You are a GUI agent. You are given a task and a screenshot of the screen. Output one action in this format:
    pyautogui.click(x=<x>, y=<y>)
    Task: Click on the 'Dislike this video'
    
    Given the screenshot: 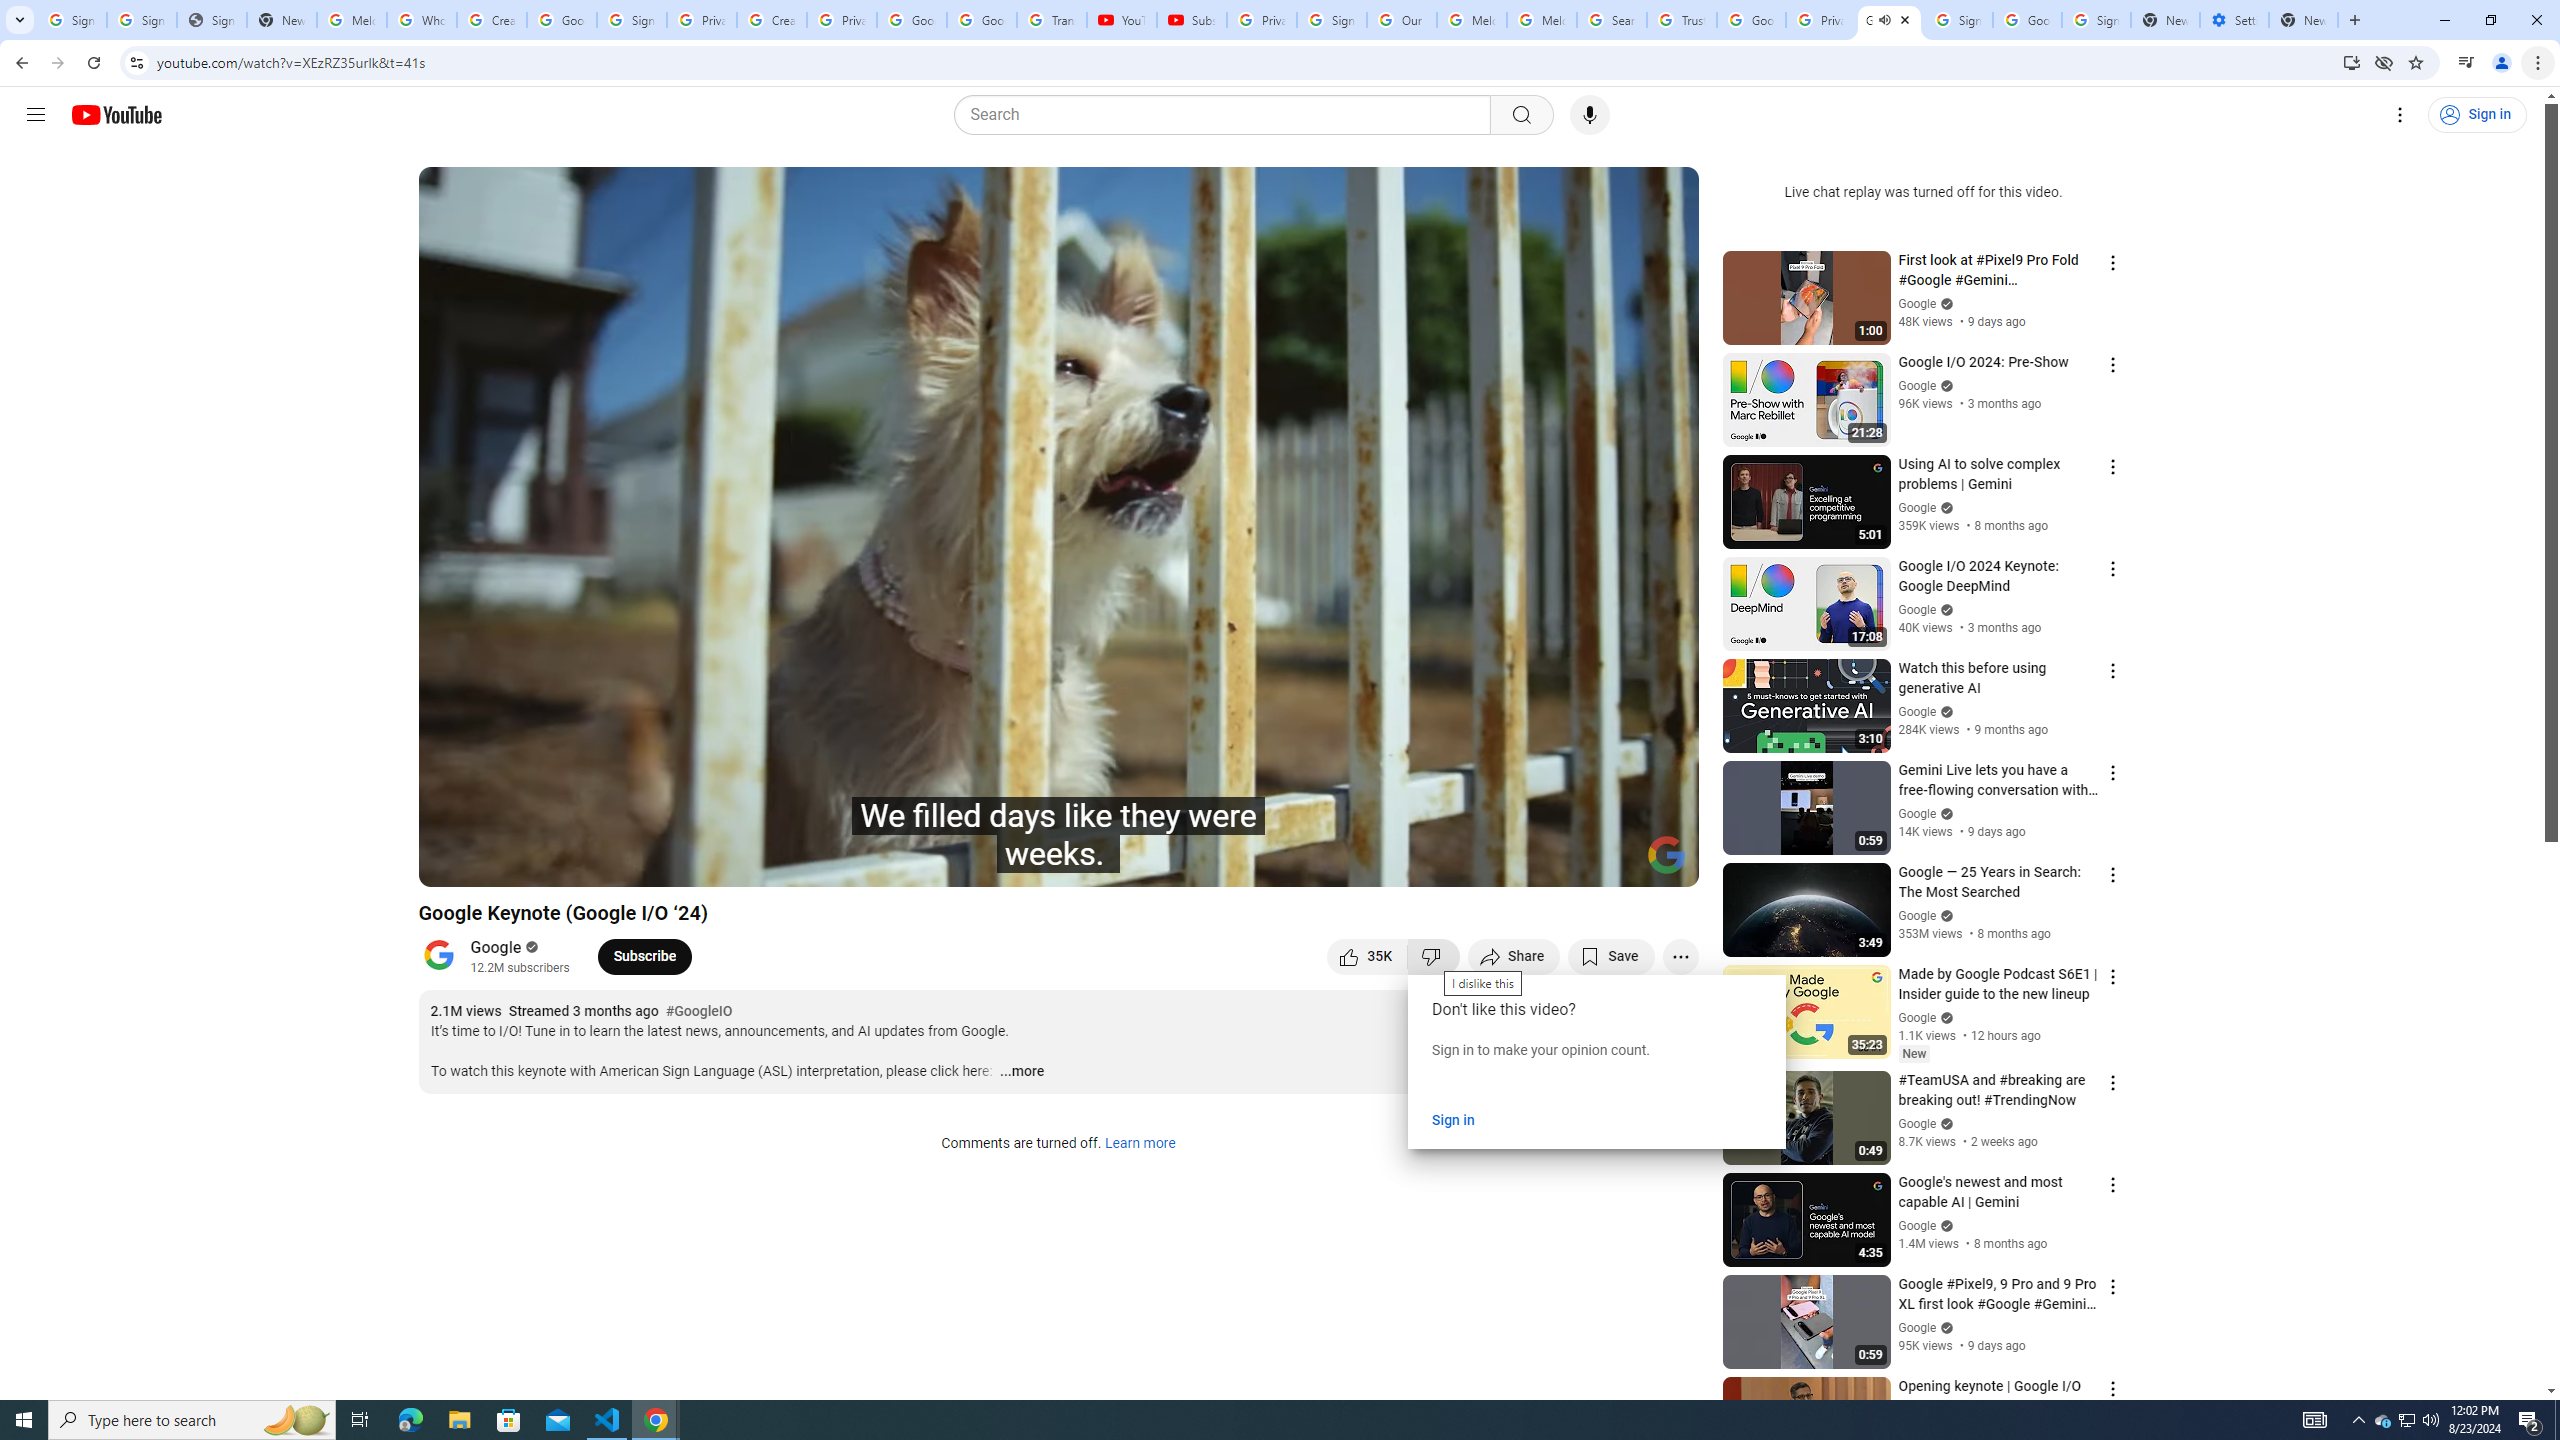 What is the action you would take?
    pyautogui.click(x=1434, y=955)
    